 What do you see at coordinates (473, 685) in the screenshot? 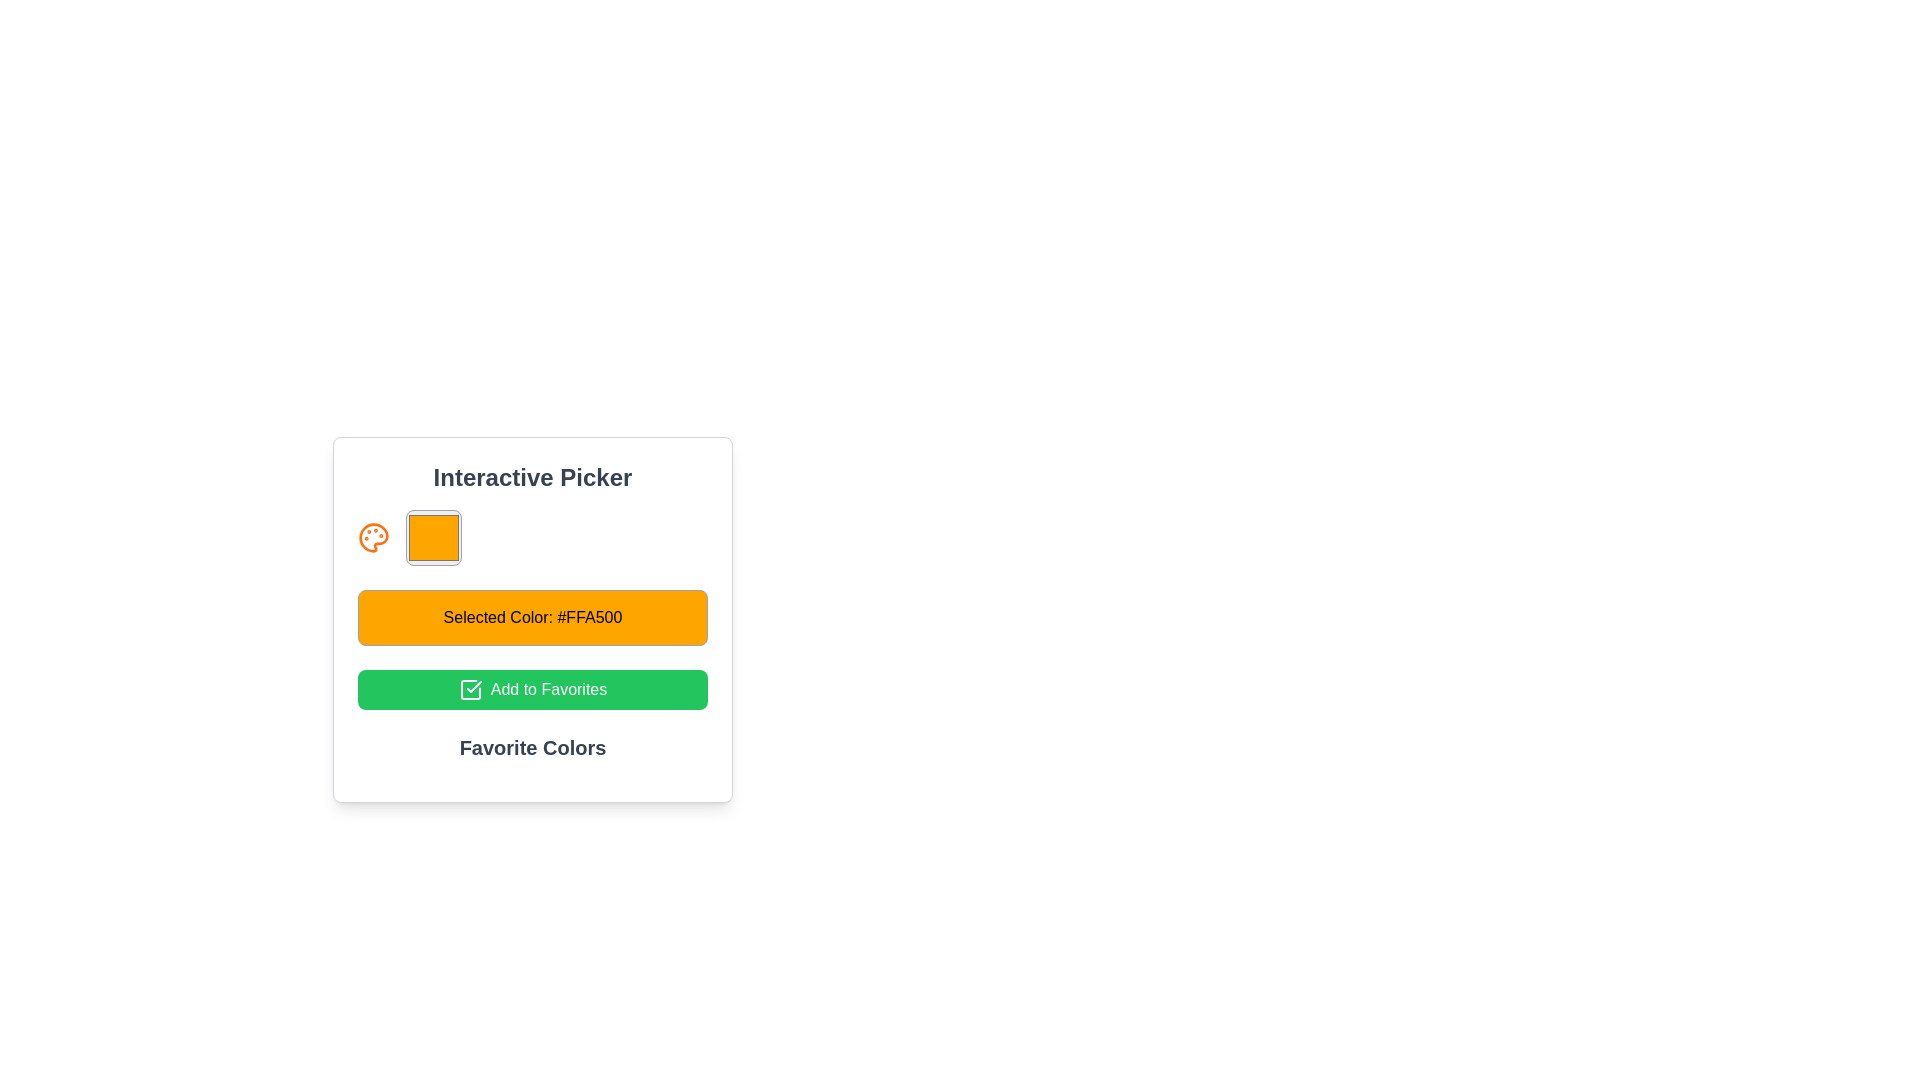
I see `the SVG checkmark icon within the green 'Add to Favorites' button` at bounding box center [473, 685].